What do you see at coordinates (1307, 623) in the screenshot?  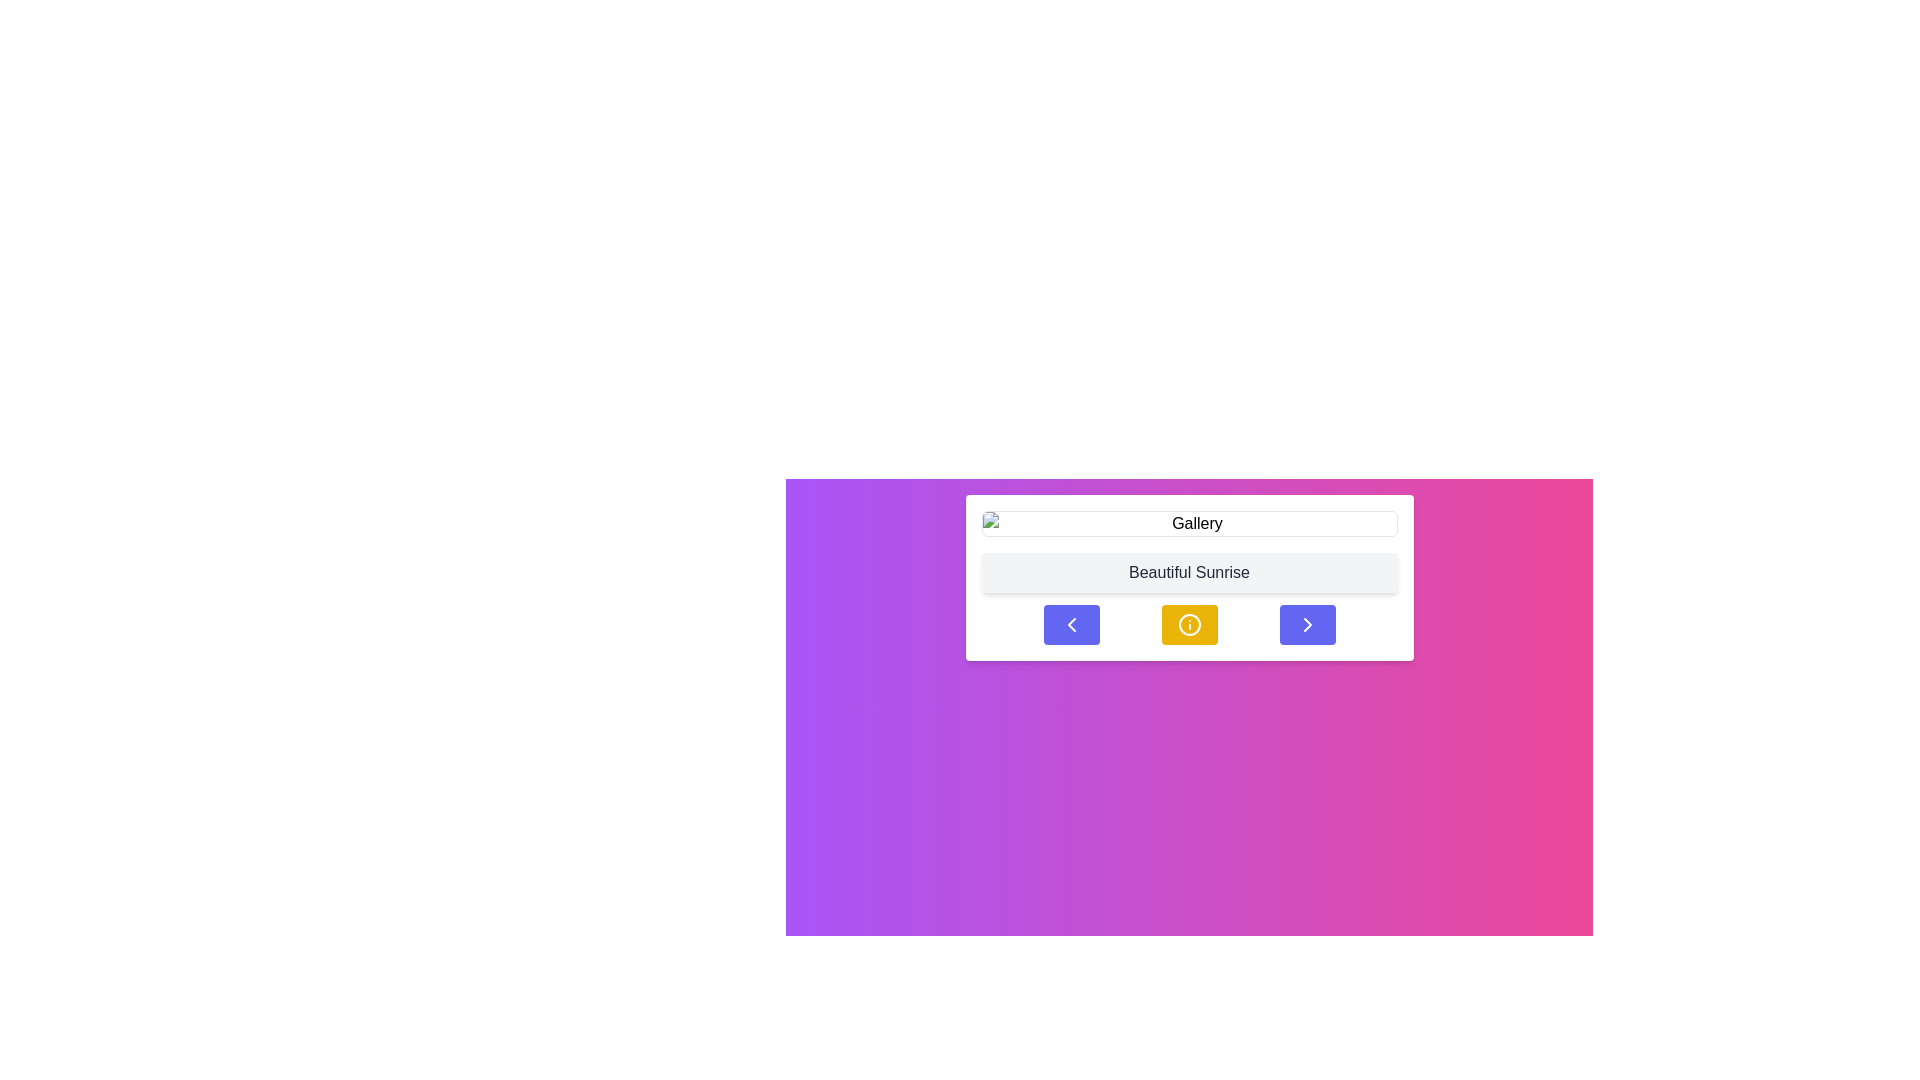 I see `the fourth blue rounded rectangular button with a white right arrow located in the lower section of a card-like layout` at bounding box center [1307, 623].